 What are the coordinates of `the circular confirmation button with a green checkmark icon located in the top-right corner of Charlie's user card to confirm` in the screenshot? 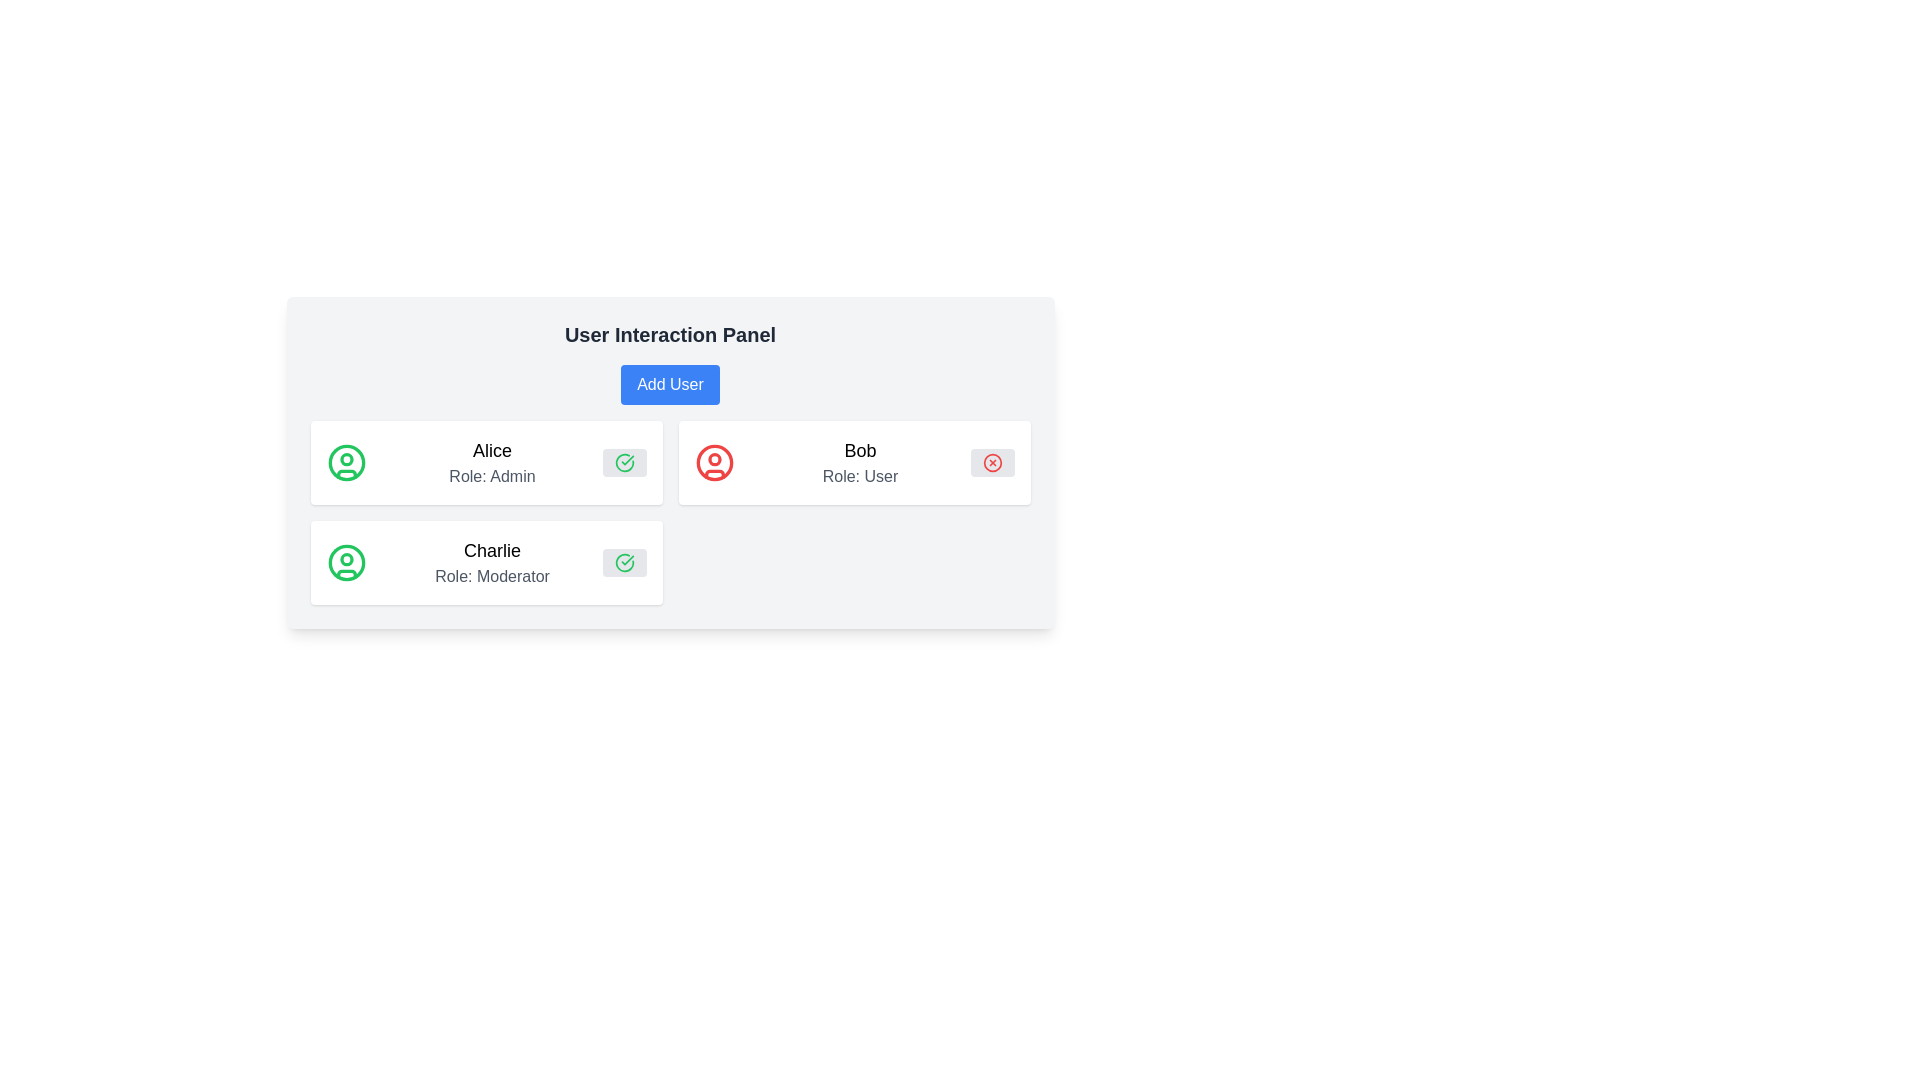 It's located at (623, 563).